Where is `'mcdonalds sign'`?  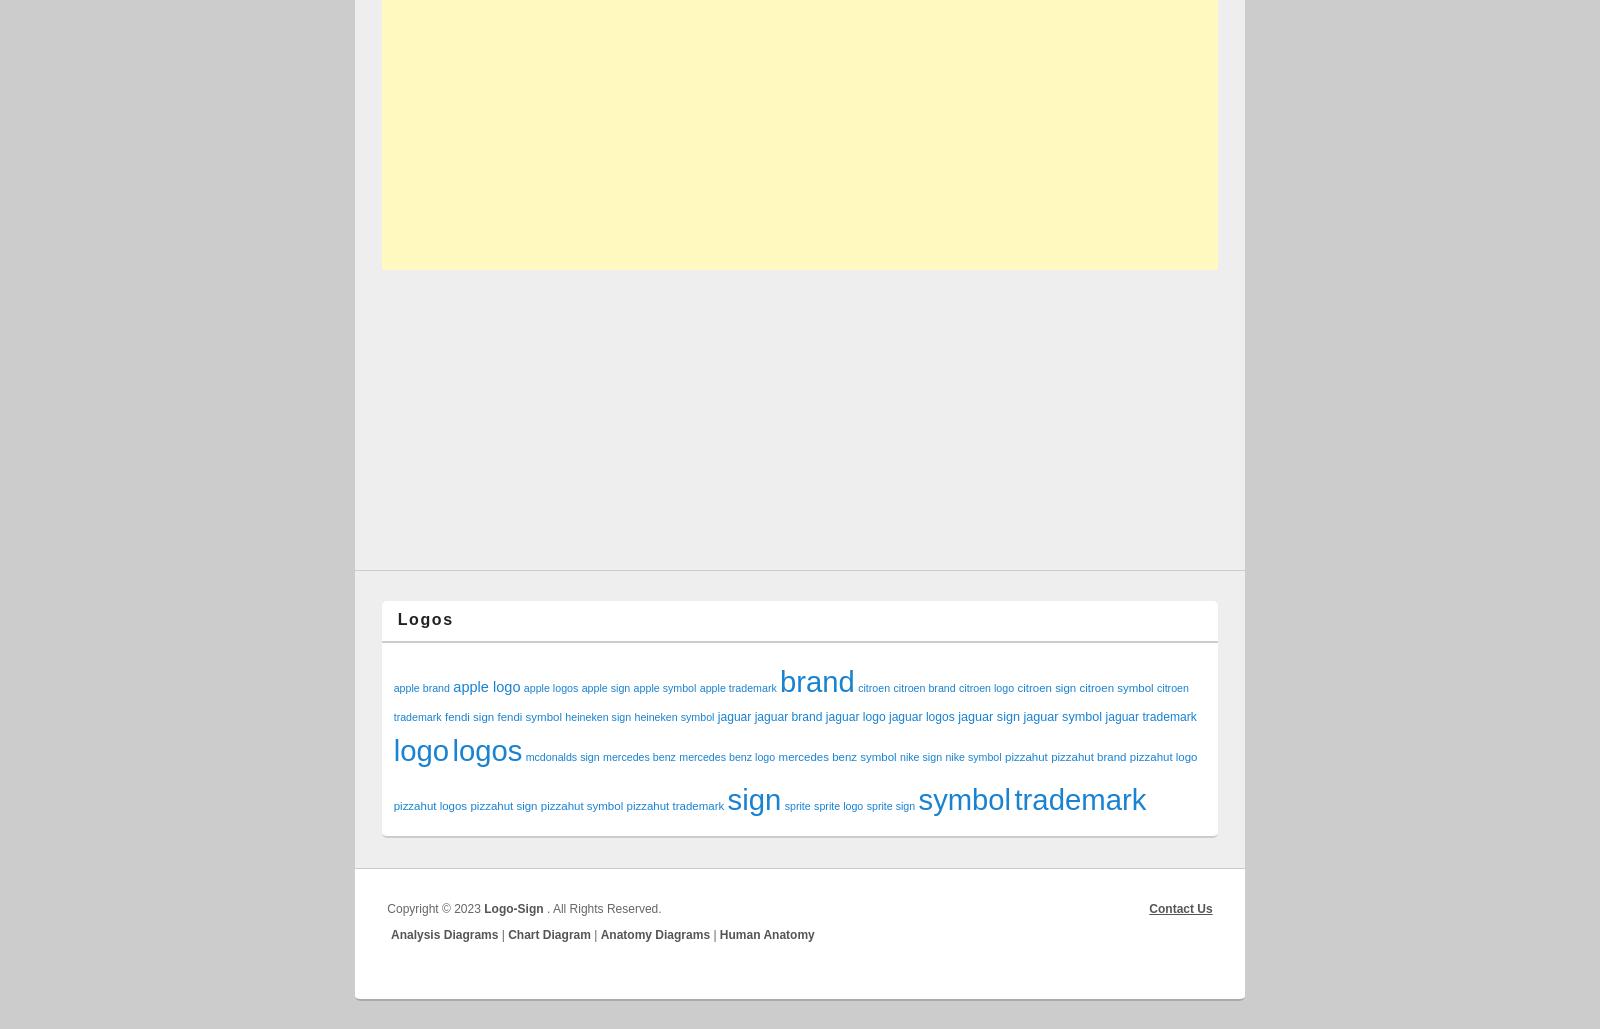 'mcdonalds sign' is located at coordinates (561, 757).